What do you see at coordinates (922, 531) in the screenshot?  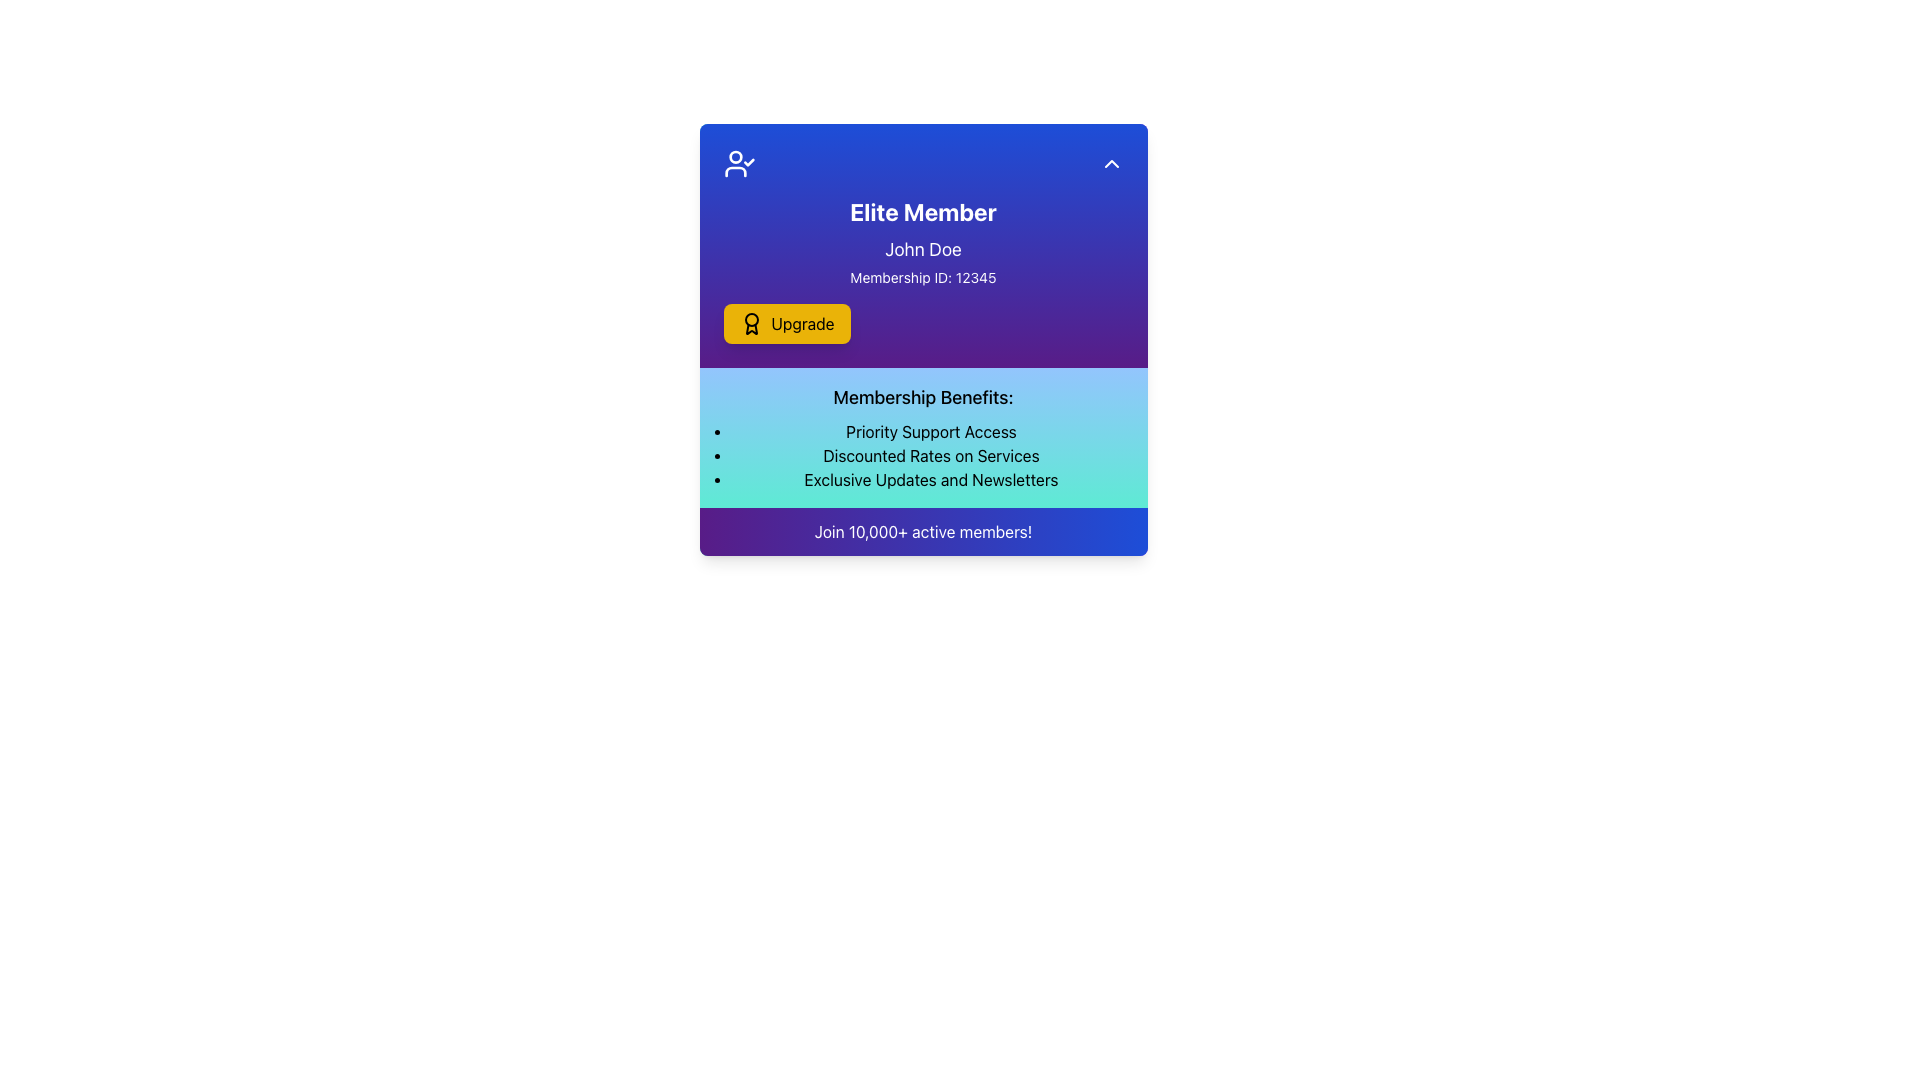 I see `the static informational banner at the bottom of the card interface that reads 'Join 10,000+ active members!'` at bounding box center [922, 531].